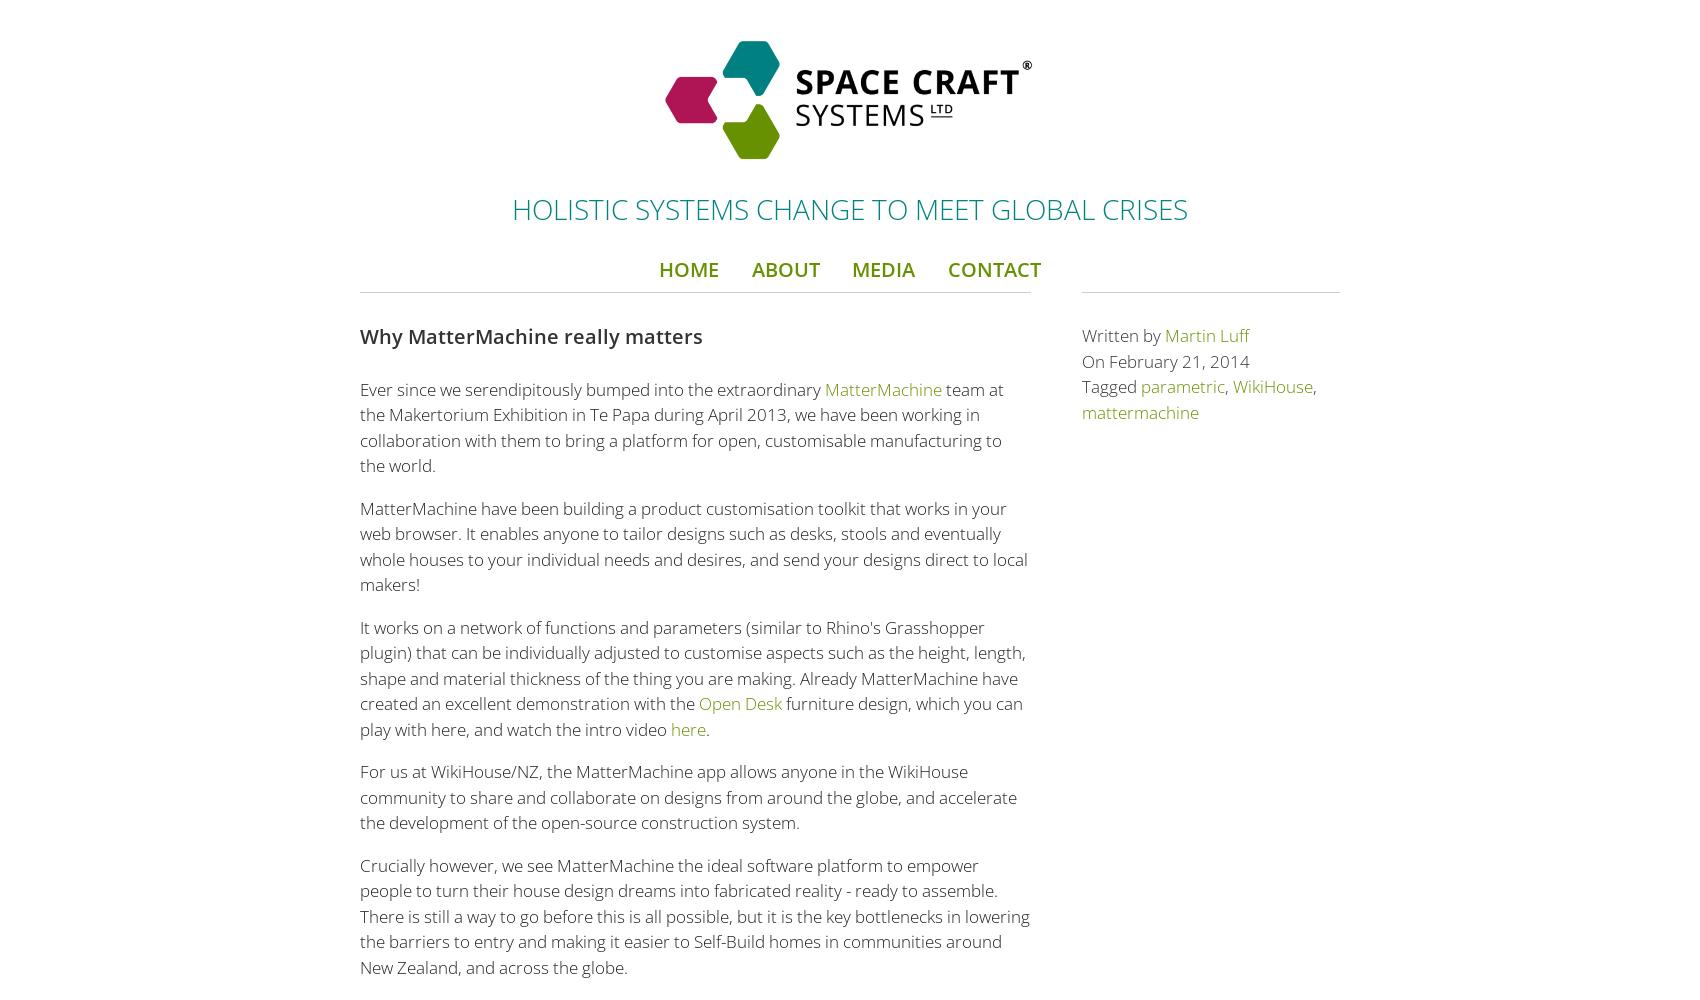  I want to click on 'Contact', so click(947, 269).